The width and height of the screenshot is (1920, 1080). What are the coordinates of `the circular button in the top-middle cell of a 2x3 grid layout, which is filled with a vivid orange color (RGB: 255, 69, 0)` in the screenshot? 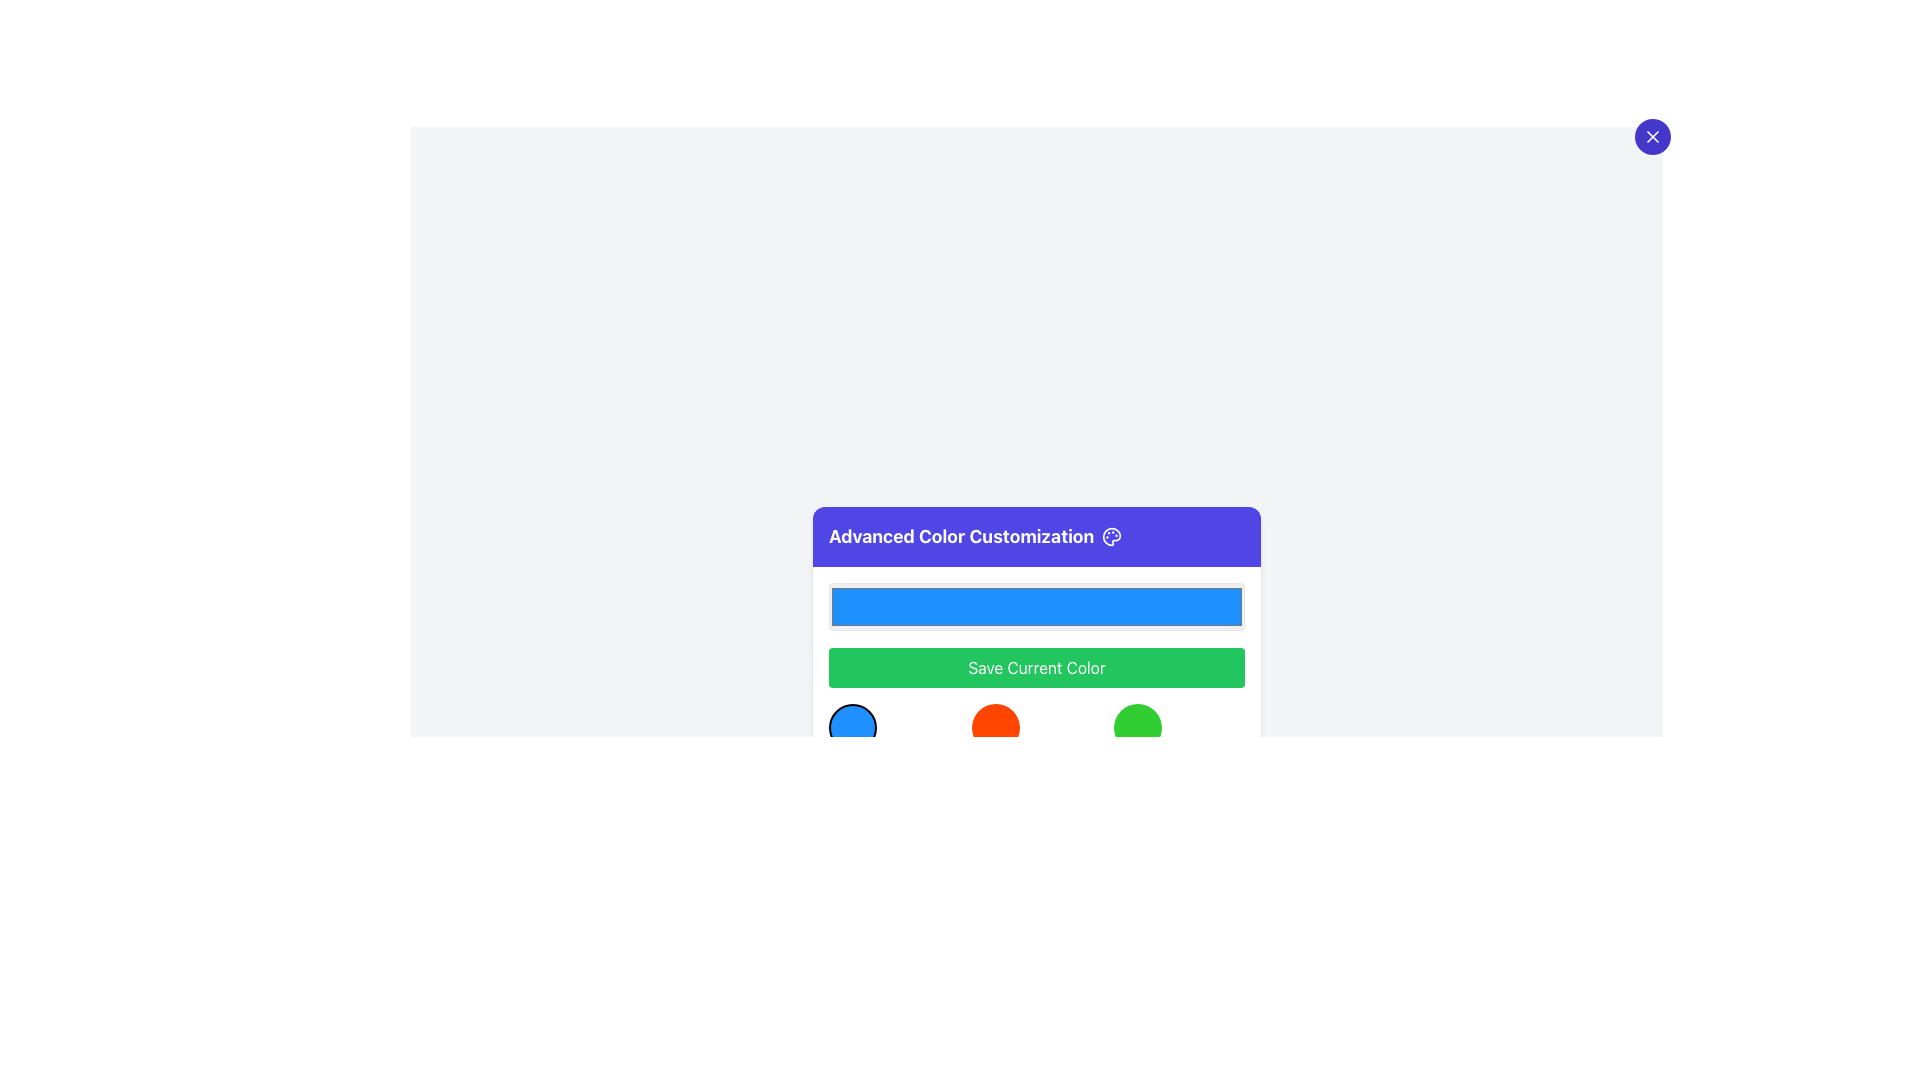 It's located at (995, 727).